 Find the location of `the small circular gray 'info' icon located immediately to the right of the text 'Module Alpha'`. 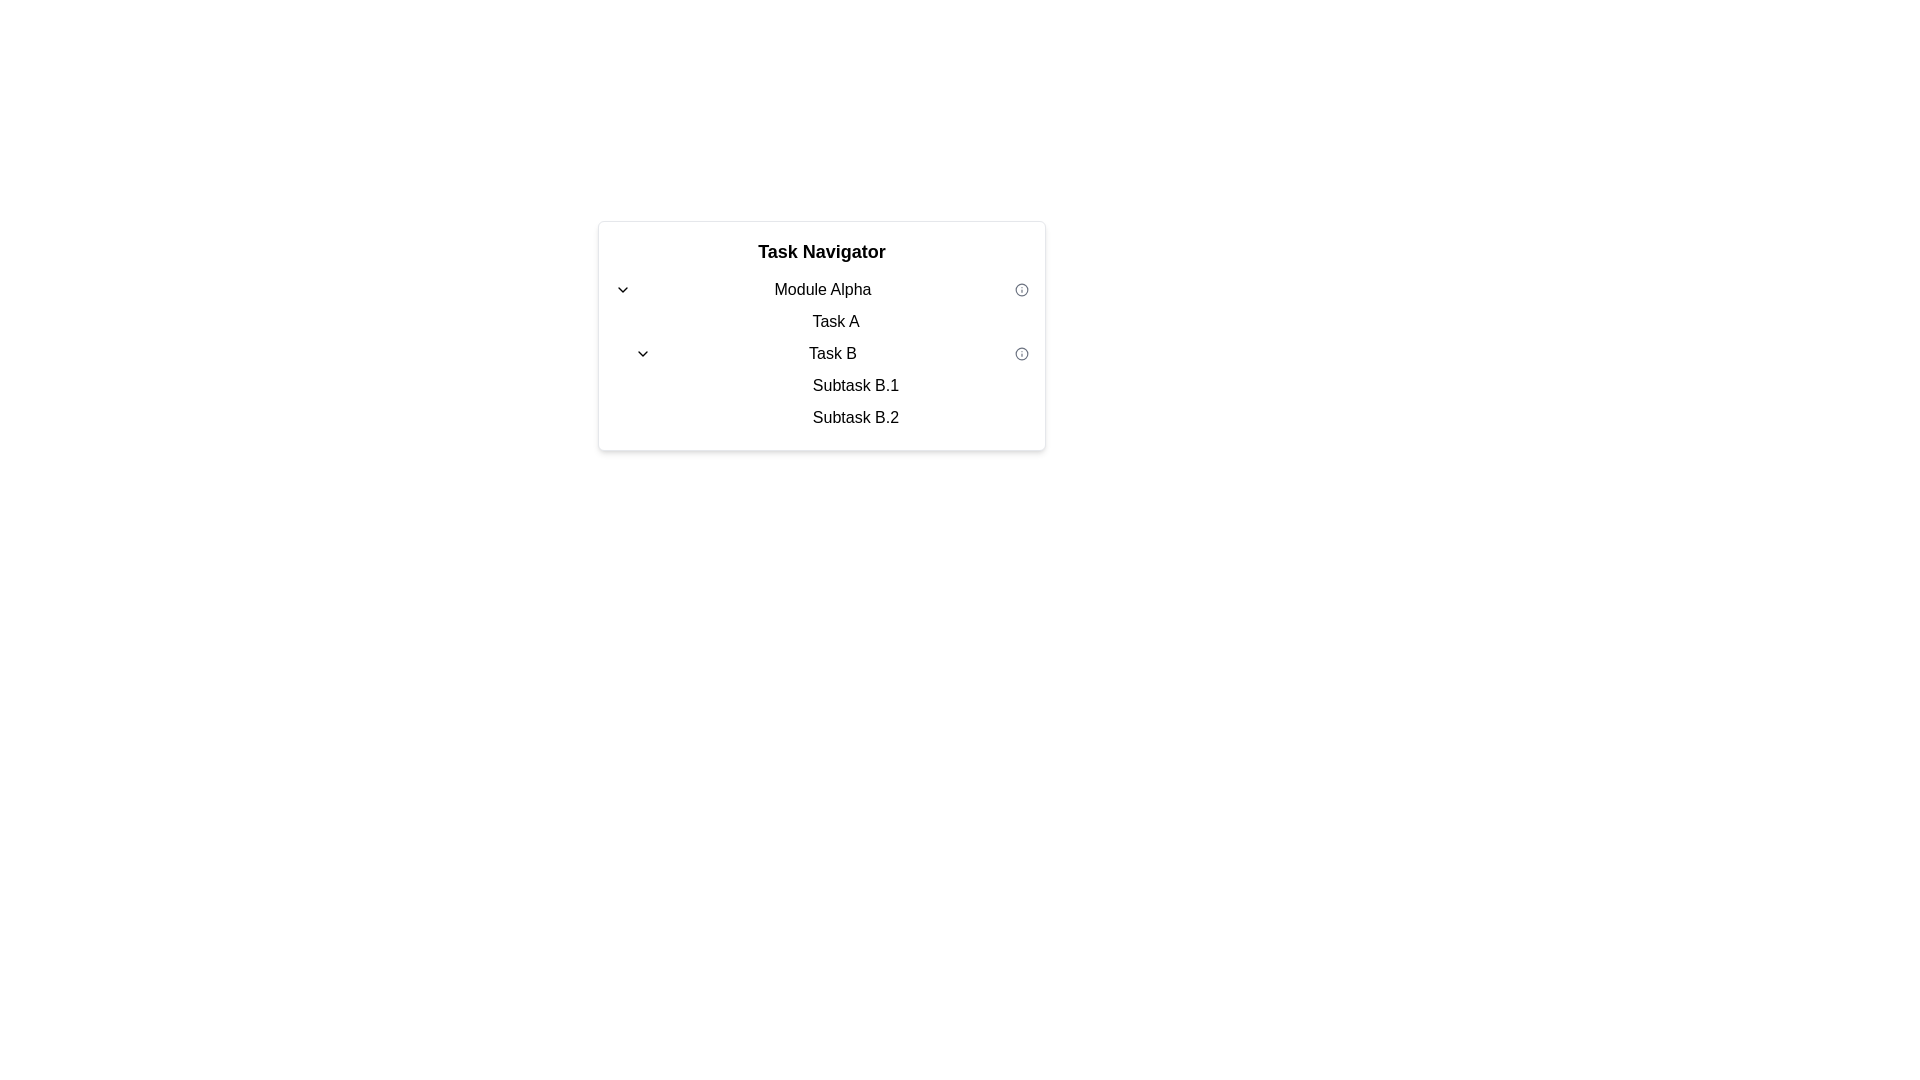

the small circular gray 'info' icon located immediately to the right of the text 'Module Alpha' is located at coordinates (1022, 289).